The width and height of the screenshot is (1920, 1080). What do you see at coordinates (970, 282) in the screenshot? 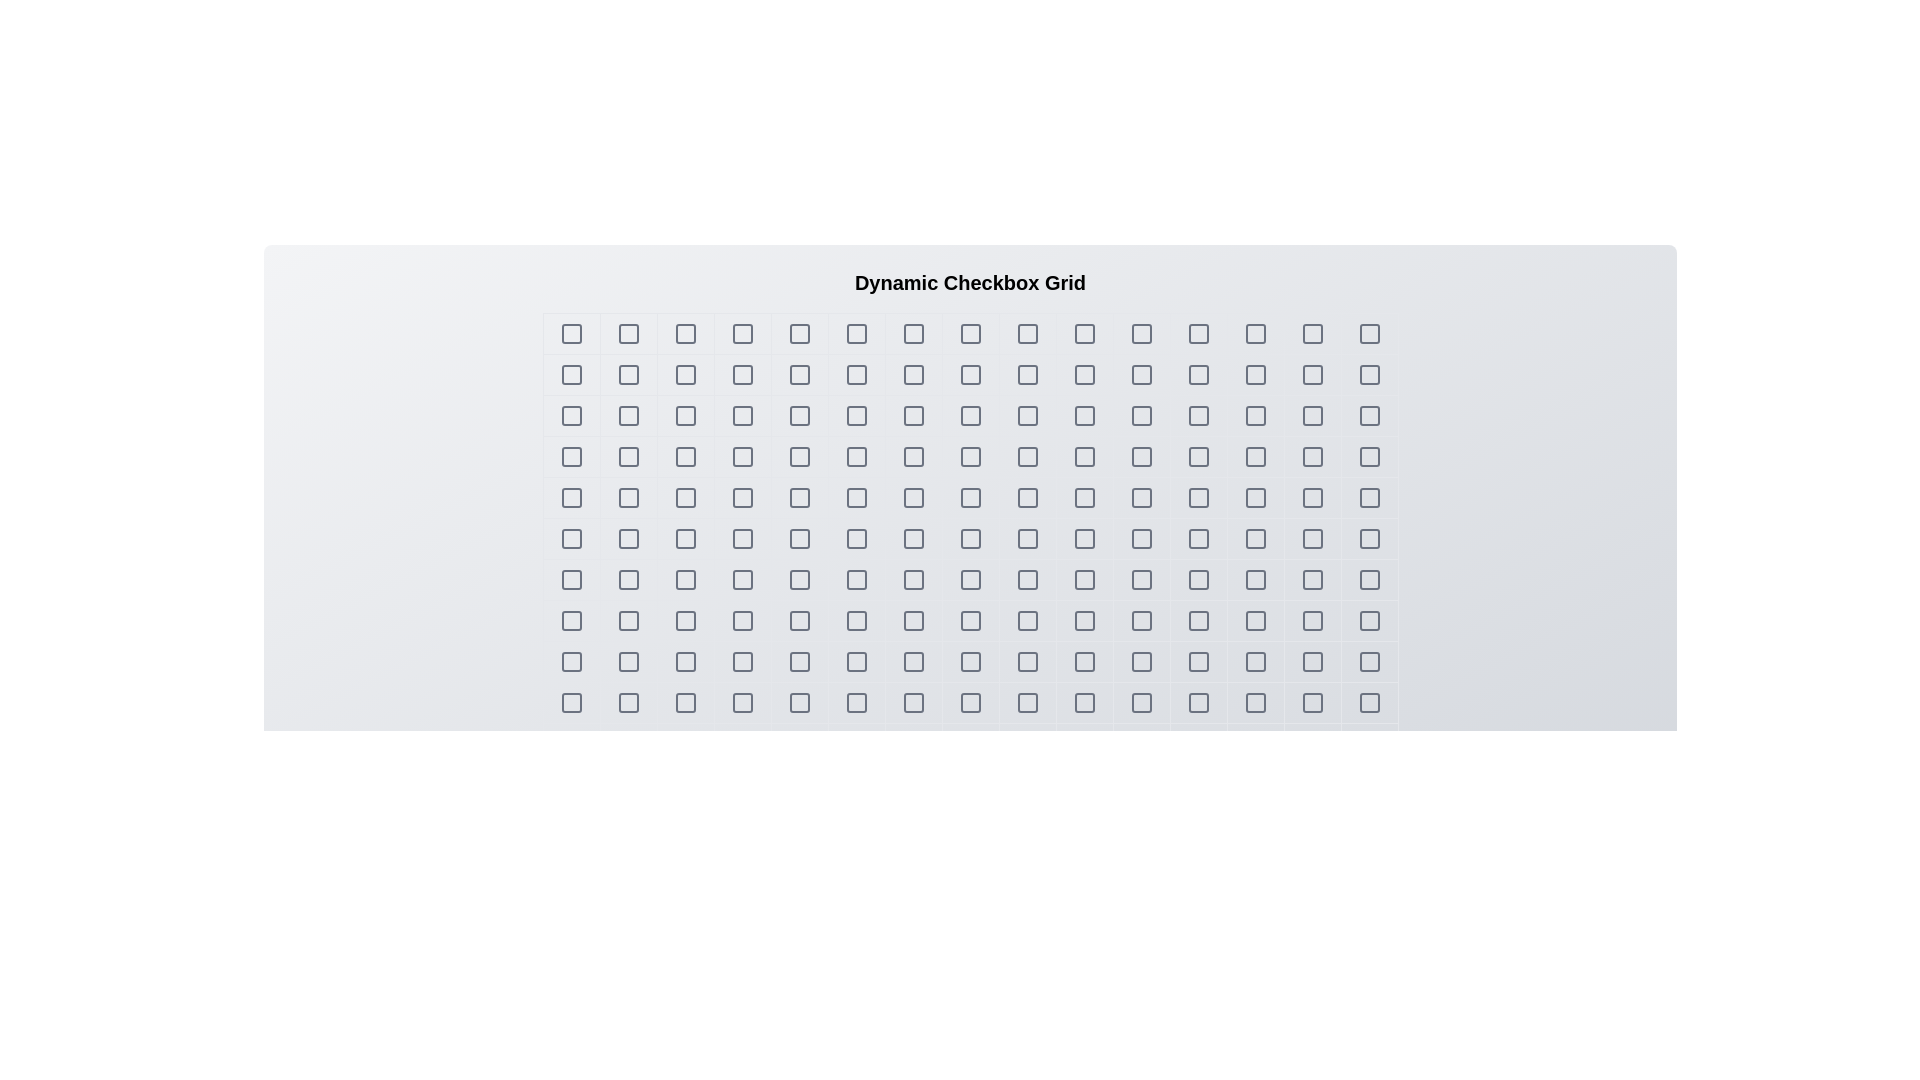
I see `the text label 'Dynamic Checkbox Grid' located at the top center of the component` at bounding box center [970, 282].